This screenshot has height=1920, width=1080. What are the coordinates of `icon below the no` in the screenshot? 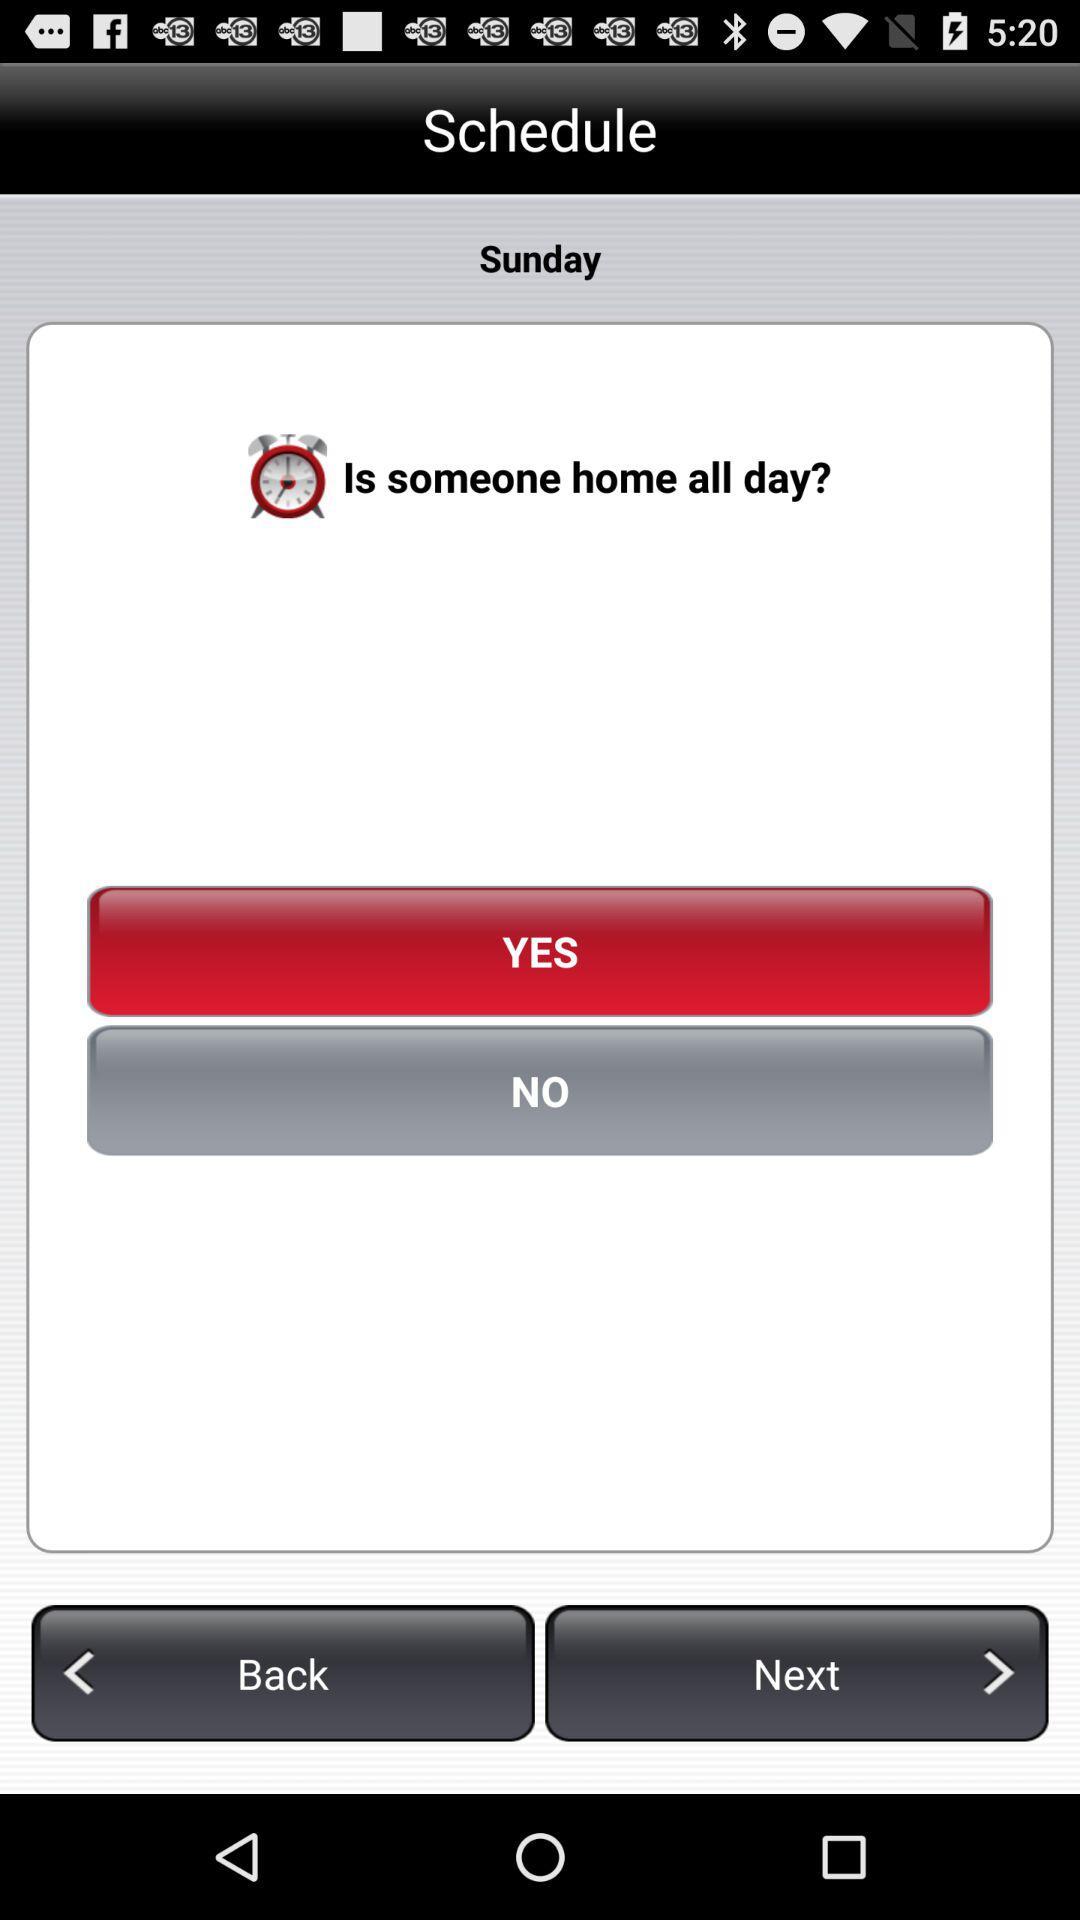 It's located at (795, 1673).